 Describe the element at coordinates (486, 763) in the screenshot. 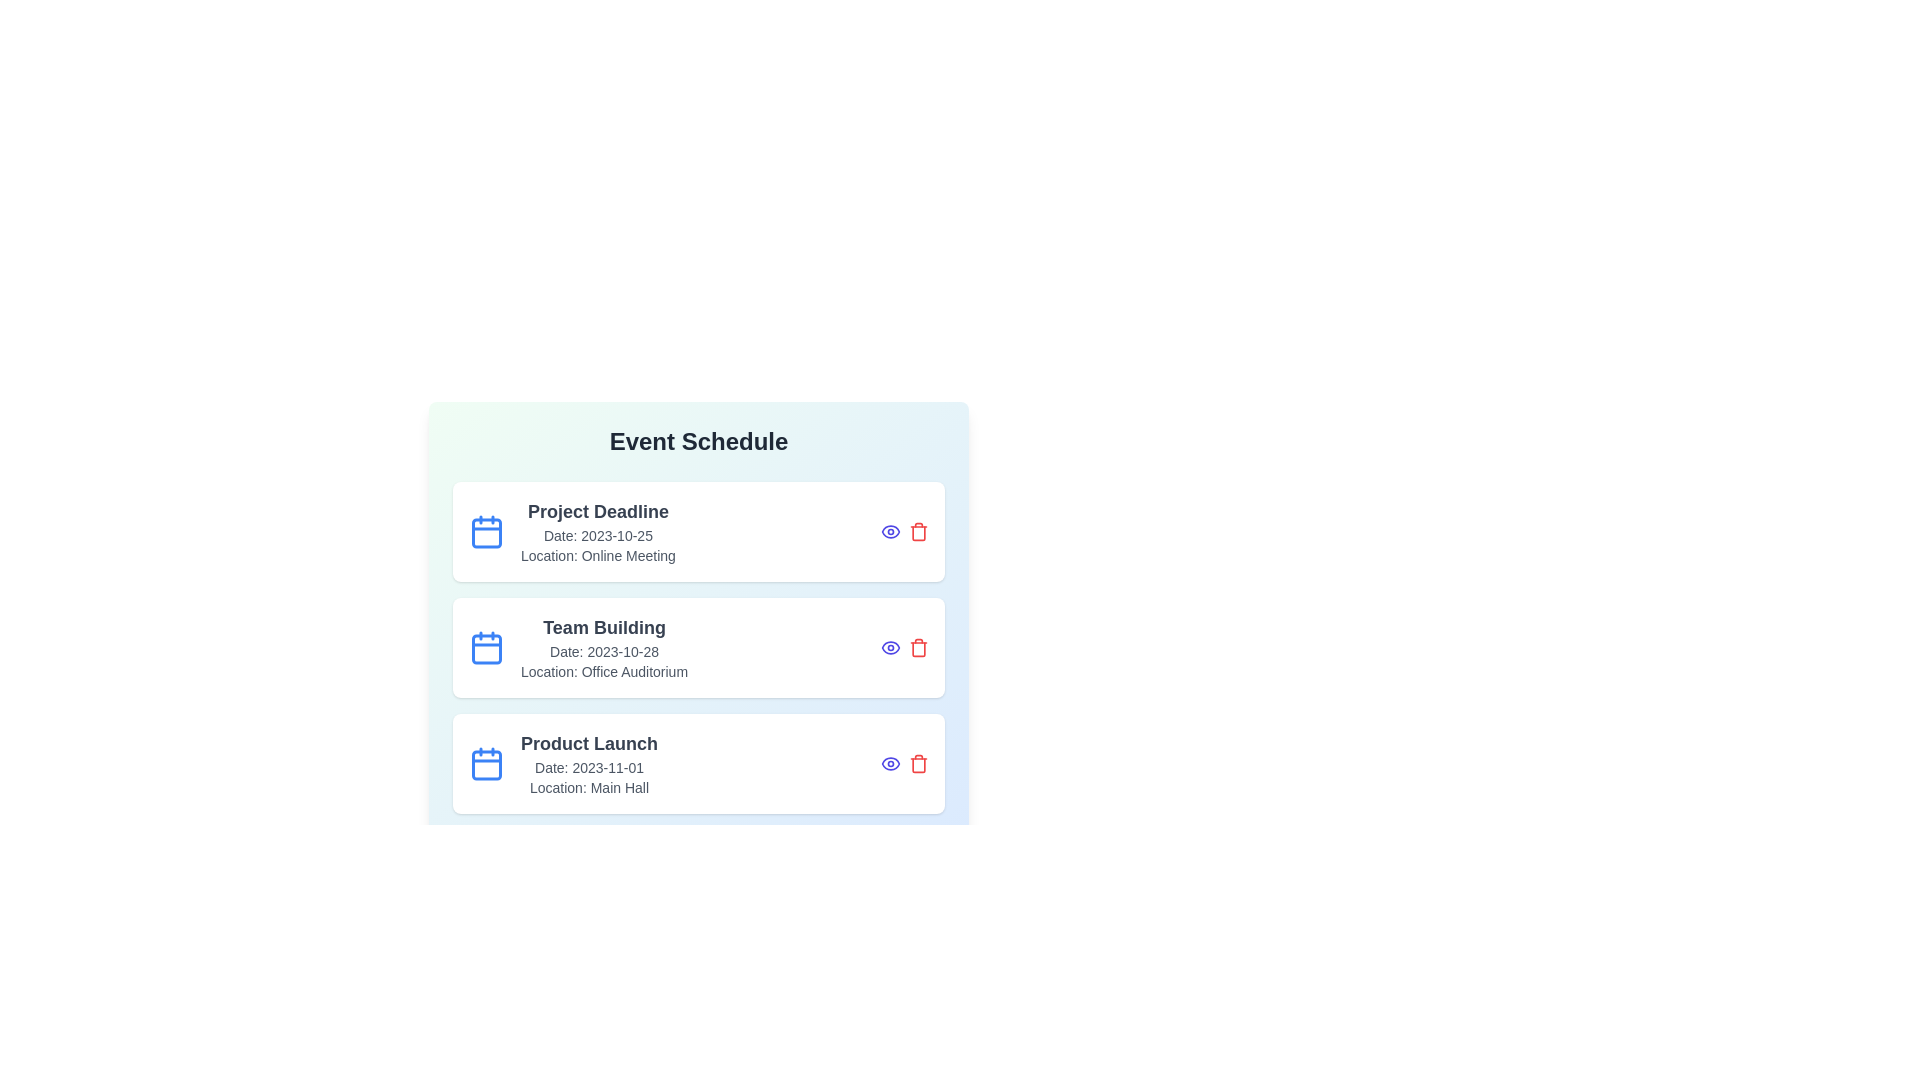

I see `the calendar icon for the event Product Launch` at that location.